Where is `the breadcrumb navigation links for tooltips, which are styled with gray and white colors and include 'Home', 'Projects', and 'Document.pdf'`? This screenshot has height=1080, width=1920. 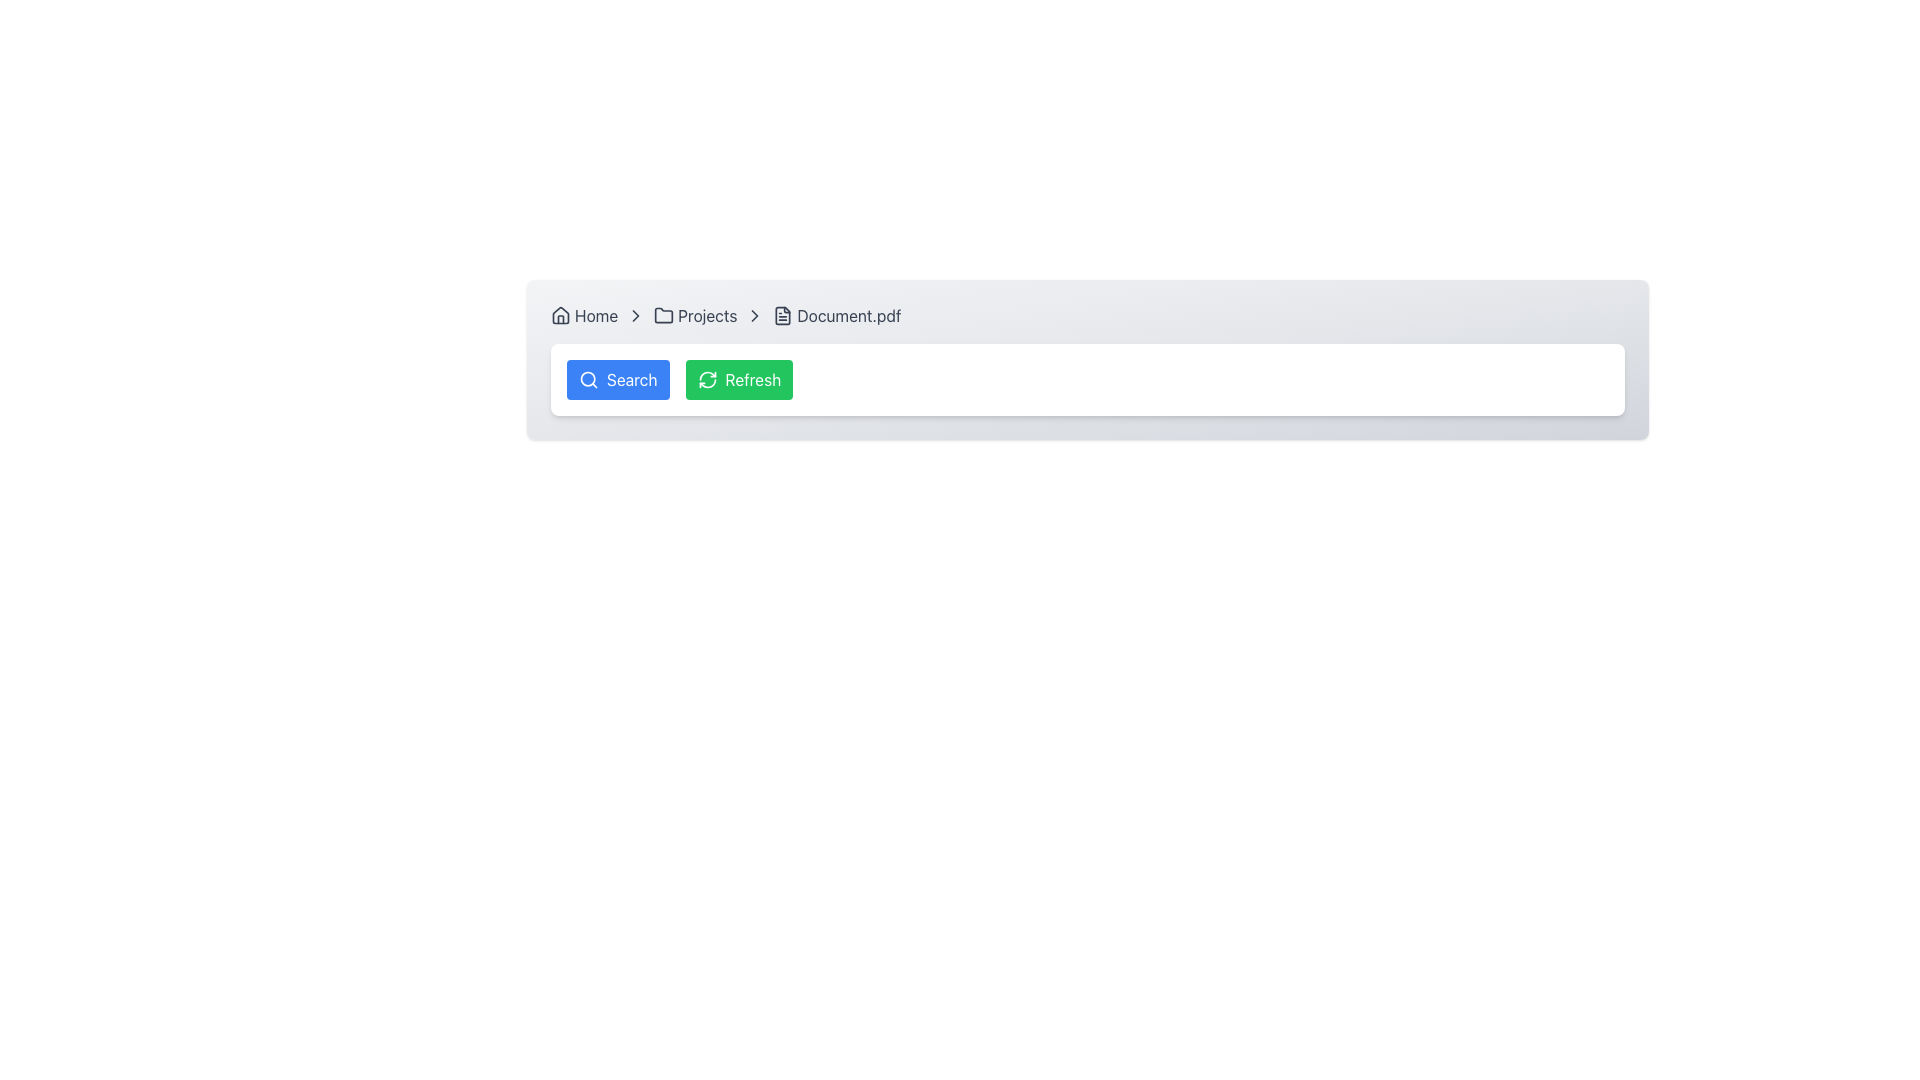 the breadcrumb navigation links for tooltips, which are styled with gray and white colors and include 'Home', 'Projects', and 'Document.pdf' is located at coordinates (1087, 315).